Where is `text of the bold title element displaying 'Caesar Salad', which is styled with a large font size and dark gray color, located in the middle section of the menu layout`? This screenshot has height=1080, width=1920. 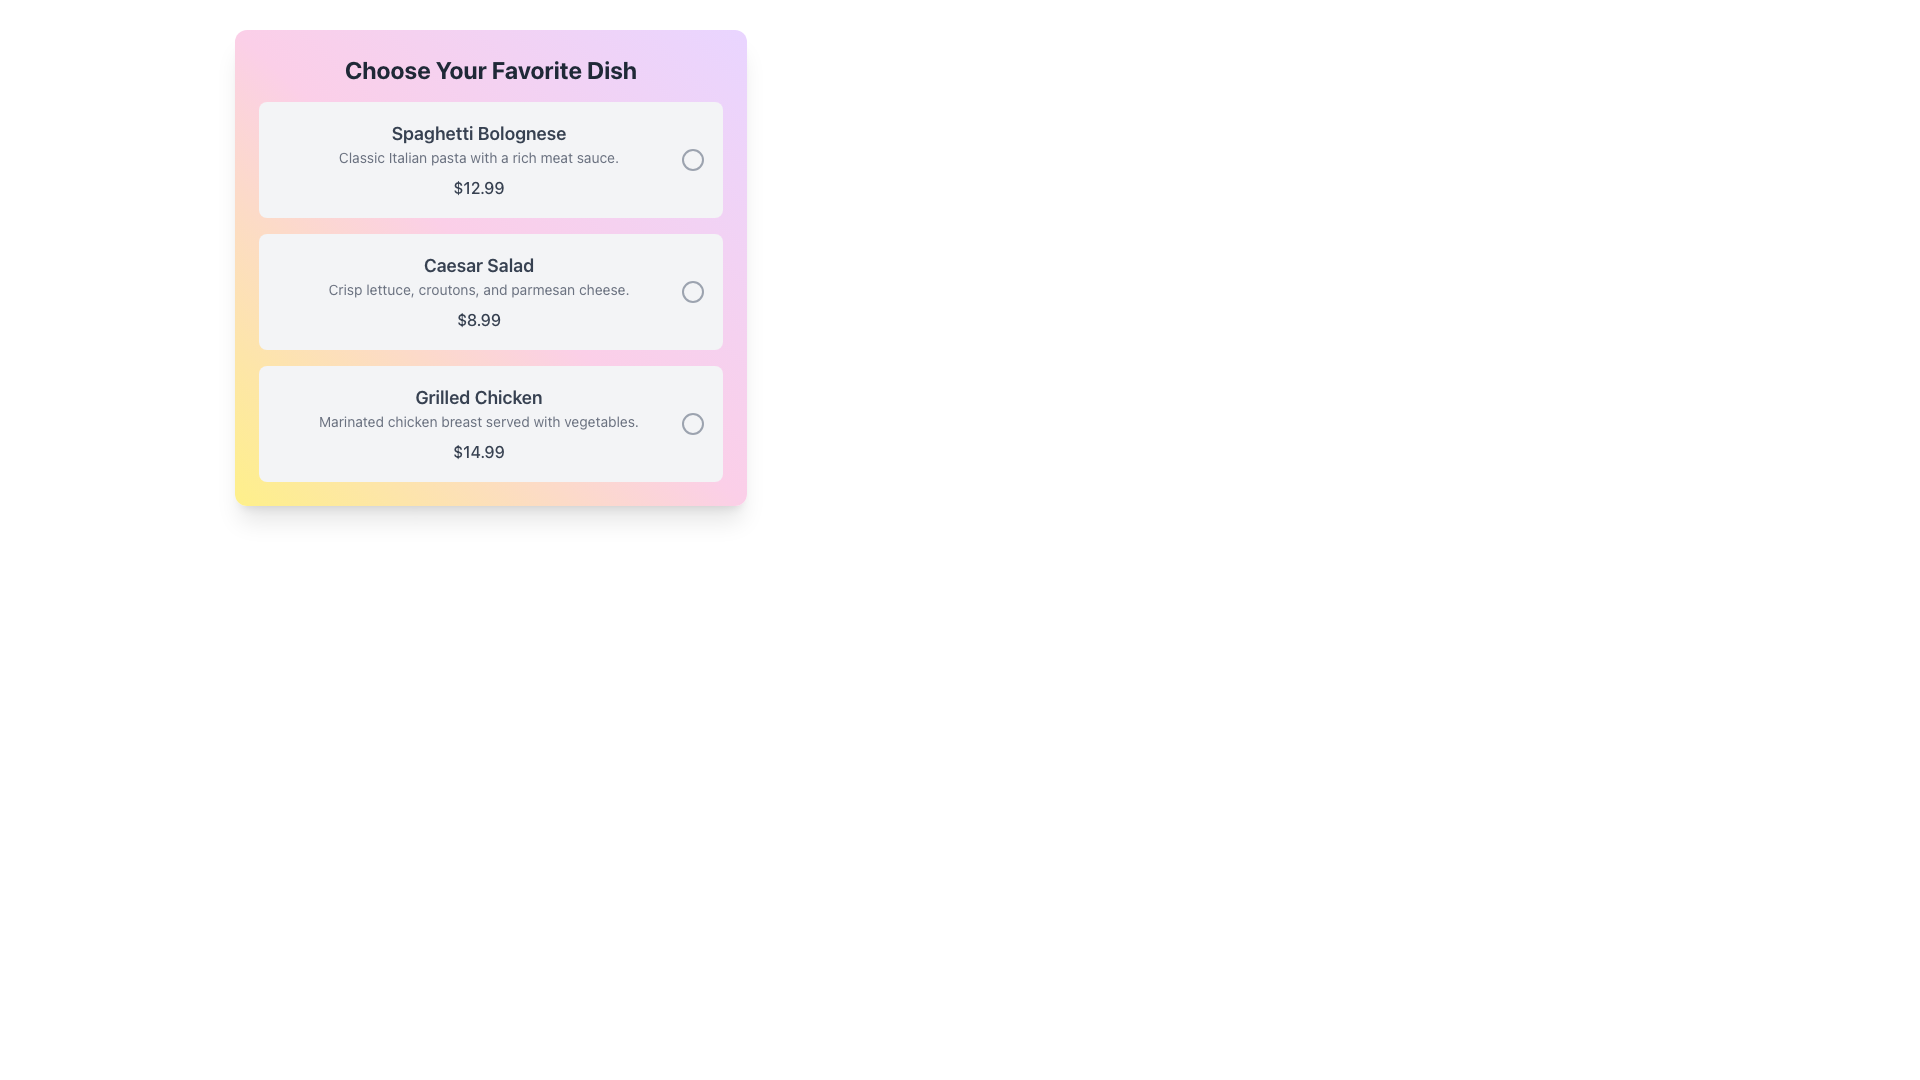
text of the bold title element displaying 'Caesar Salad', which is styled with a large font size and dark gray color, located in the middle section of the menu layout is located at coordinates (478, 265).